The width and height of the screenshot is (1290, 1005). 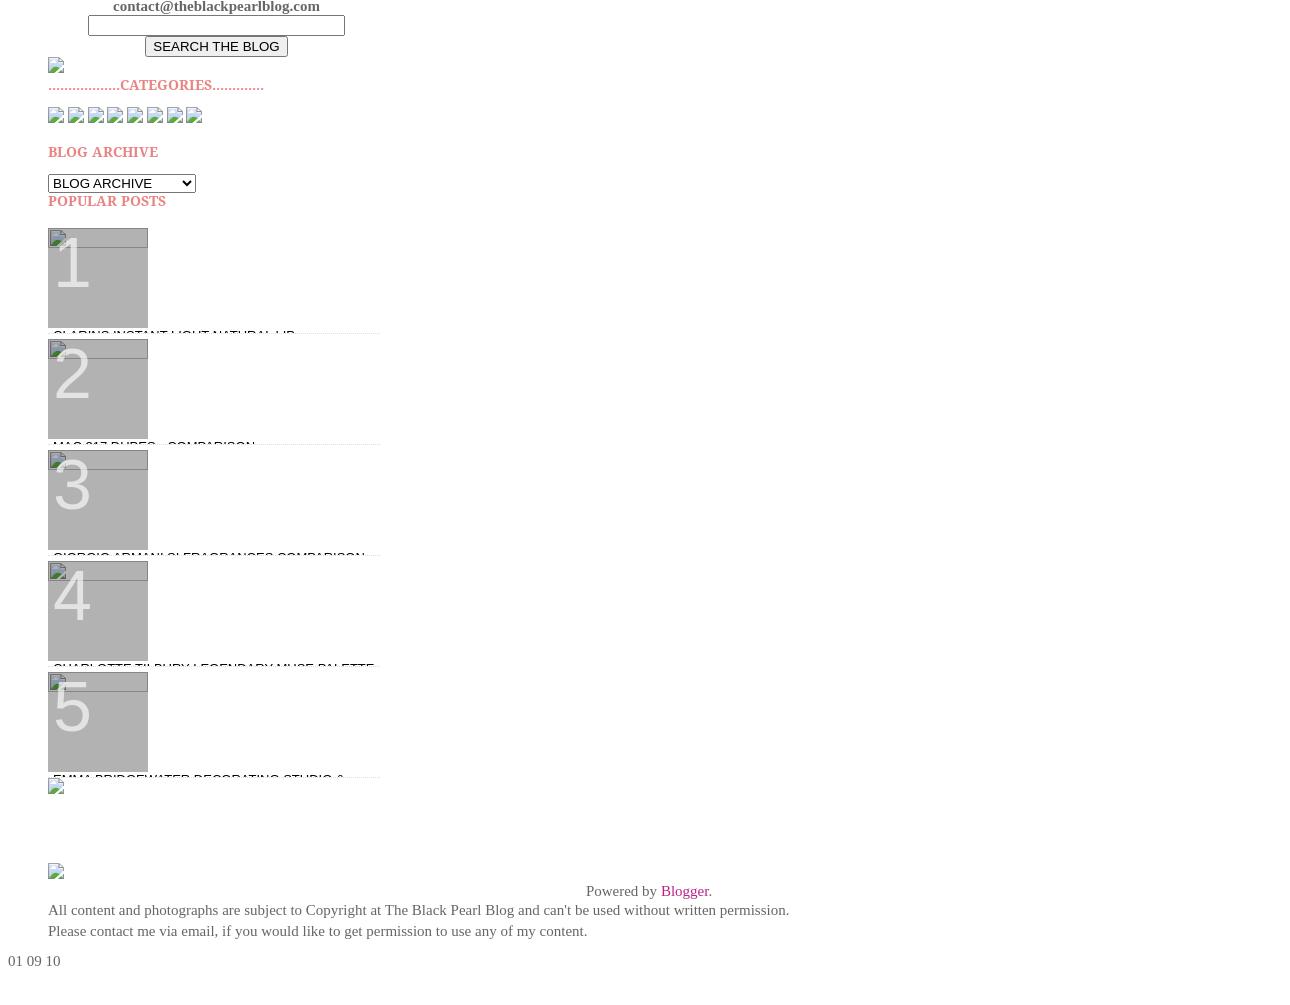 What do you see at coordinates (51, 958) in the screenshot?
I see `'10'` at bounding box center [51, 958].